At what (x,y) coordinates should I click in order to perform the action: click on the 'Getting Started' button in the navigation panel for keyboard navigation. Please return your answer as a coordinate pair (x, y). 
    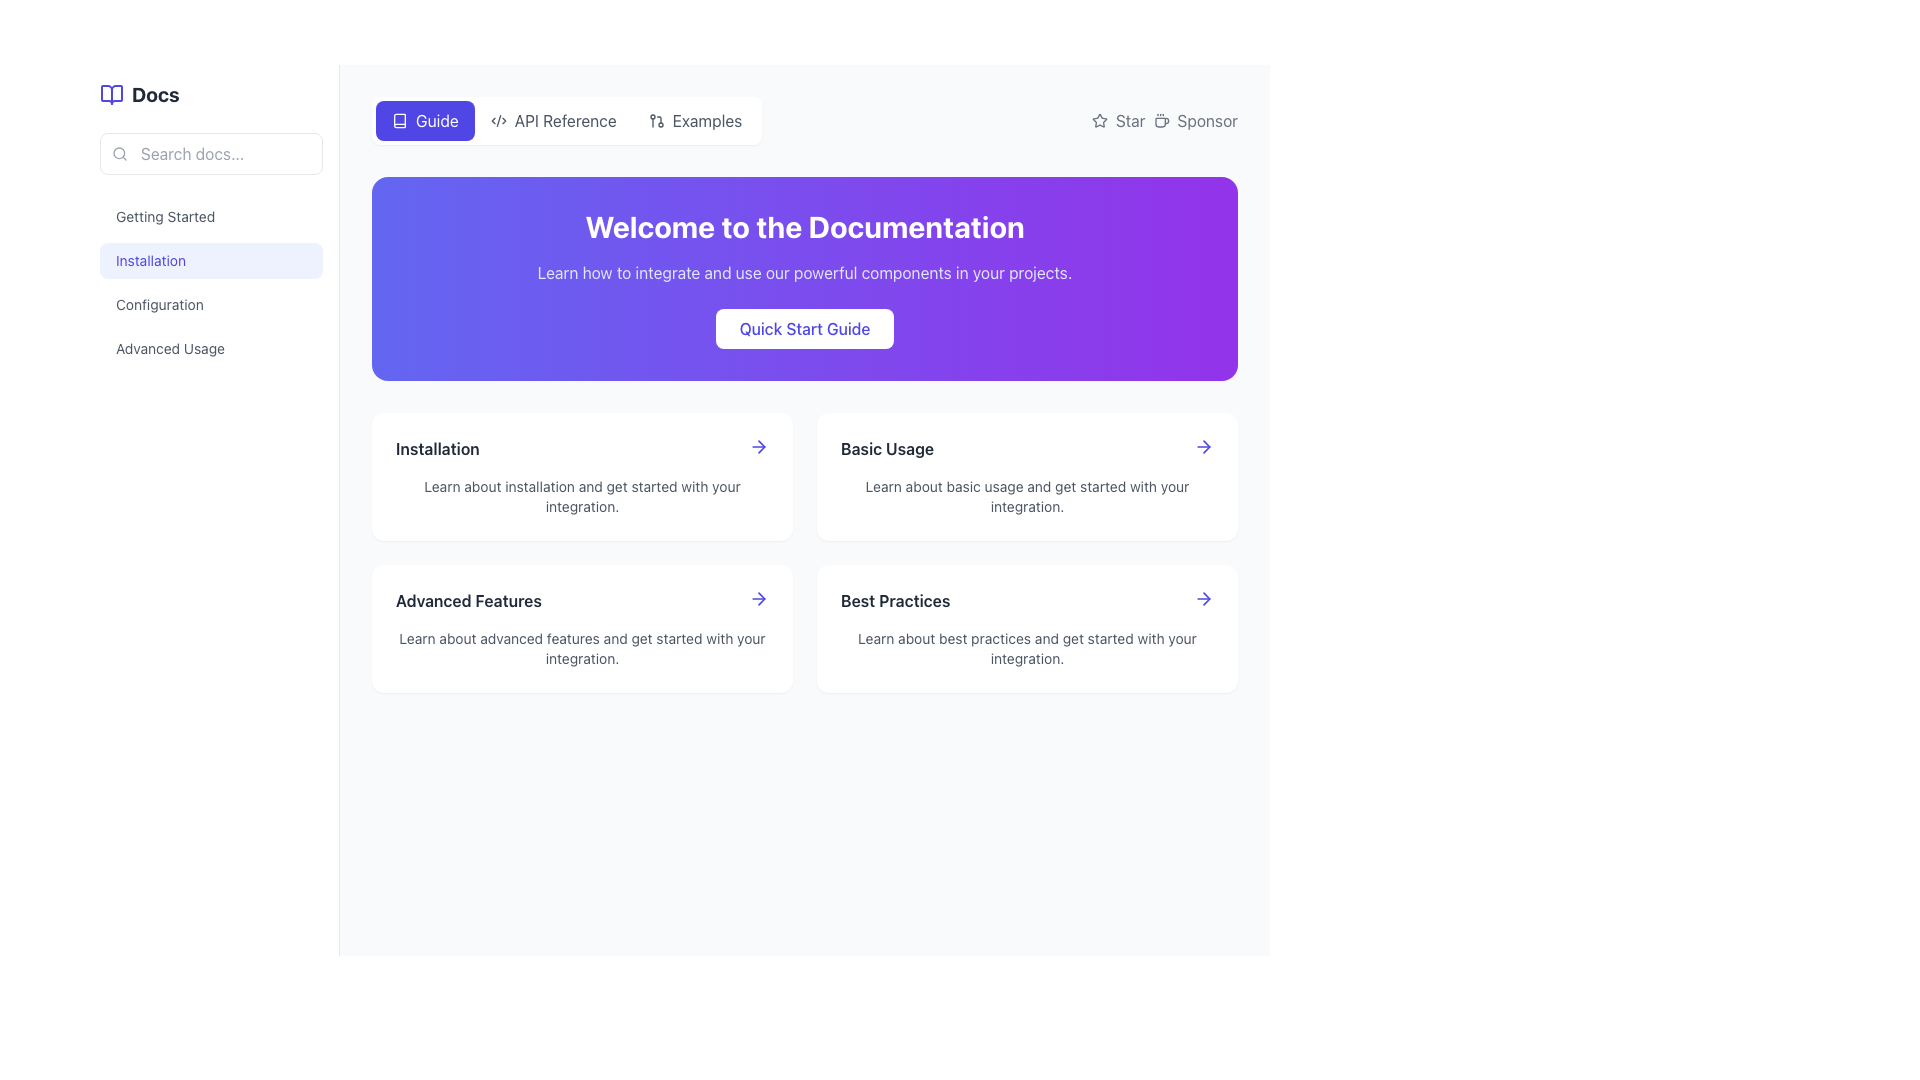
    Looking at the image, I should click on (211, 216).